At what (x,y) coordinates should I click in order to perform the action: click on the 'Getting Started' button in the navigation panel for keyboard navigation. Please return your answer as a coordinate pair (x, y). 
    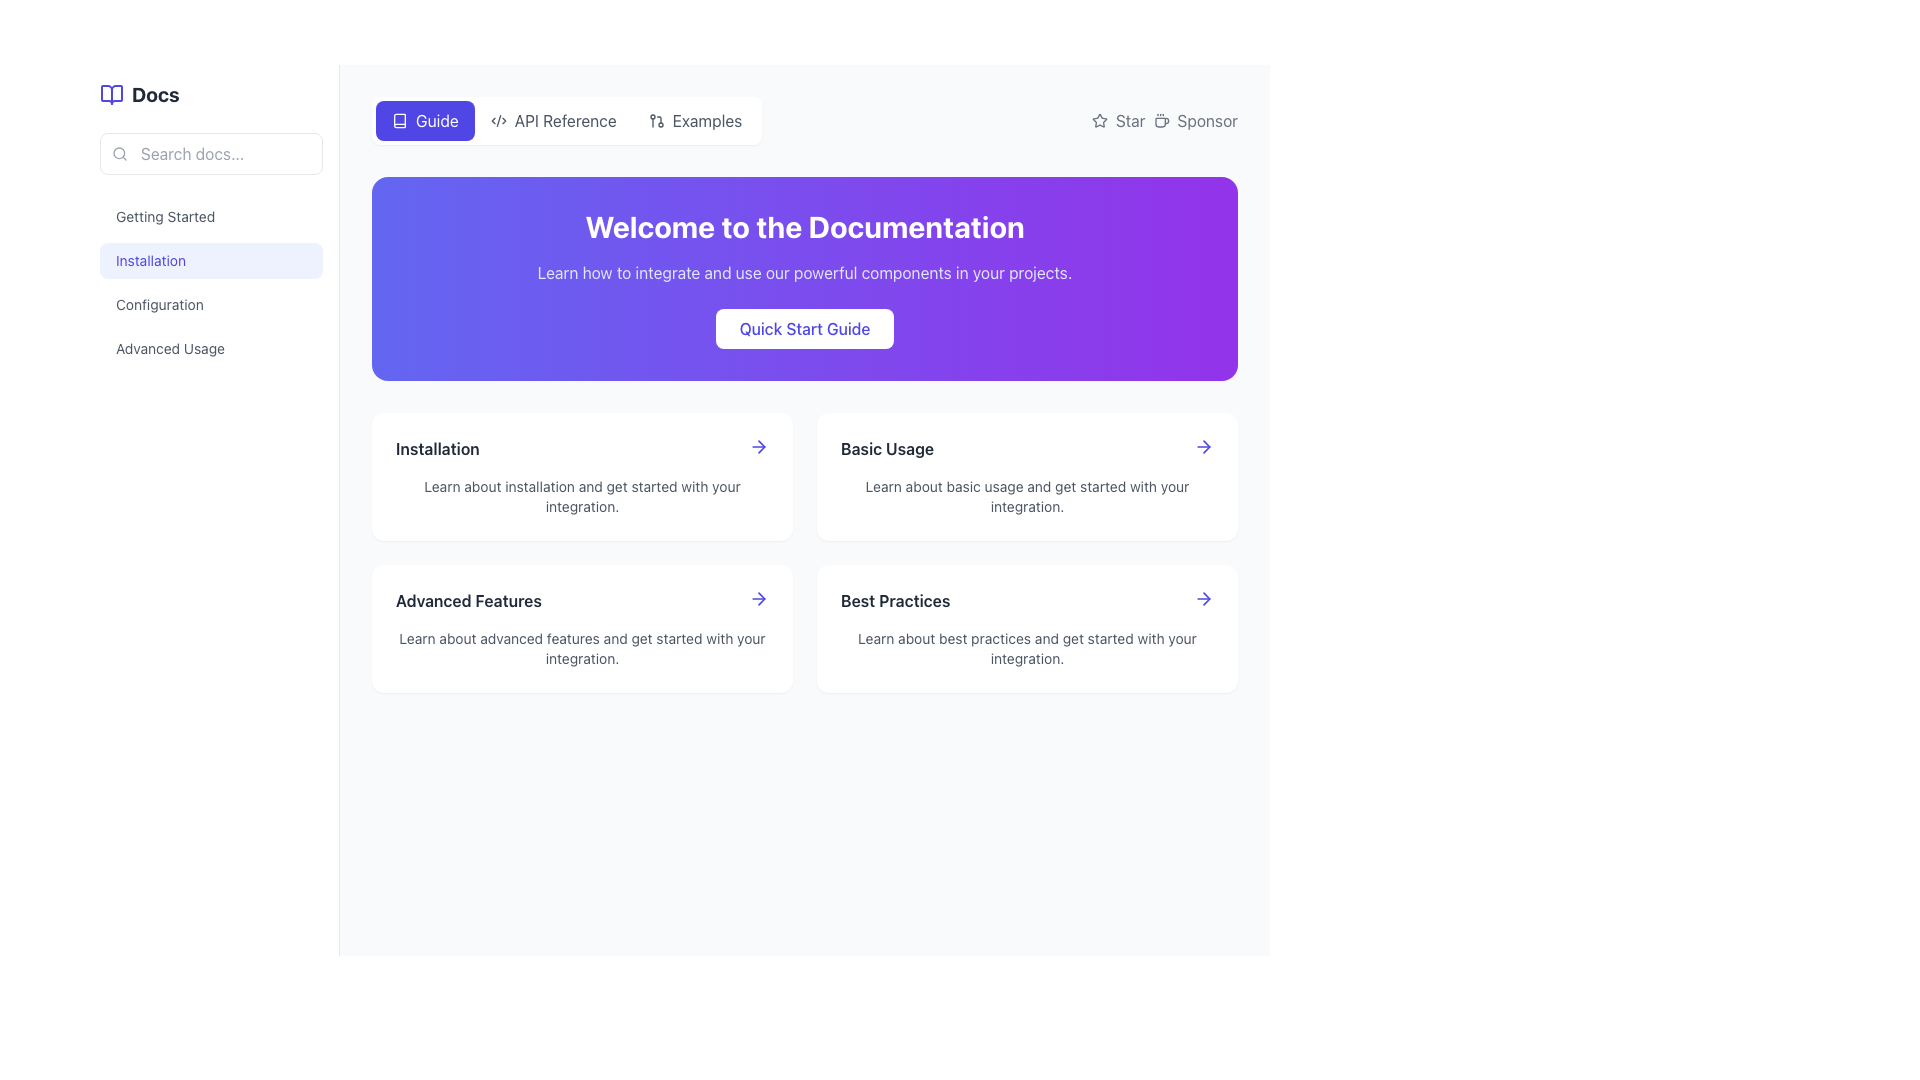
    Looking at the image, I should click on (211, 216).